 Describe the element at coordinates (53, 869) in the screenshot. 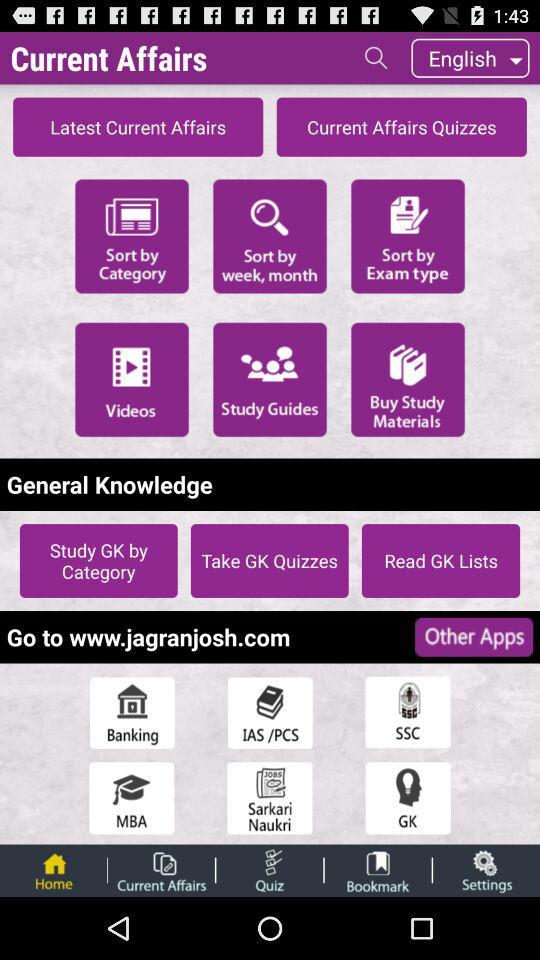

I see `app home` at that location.